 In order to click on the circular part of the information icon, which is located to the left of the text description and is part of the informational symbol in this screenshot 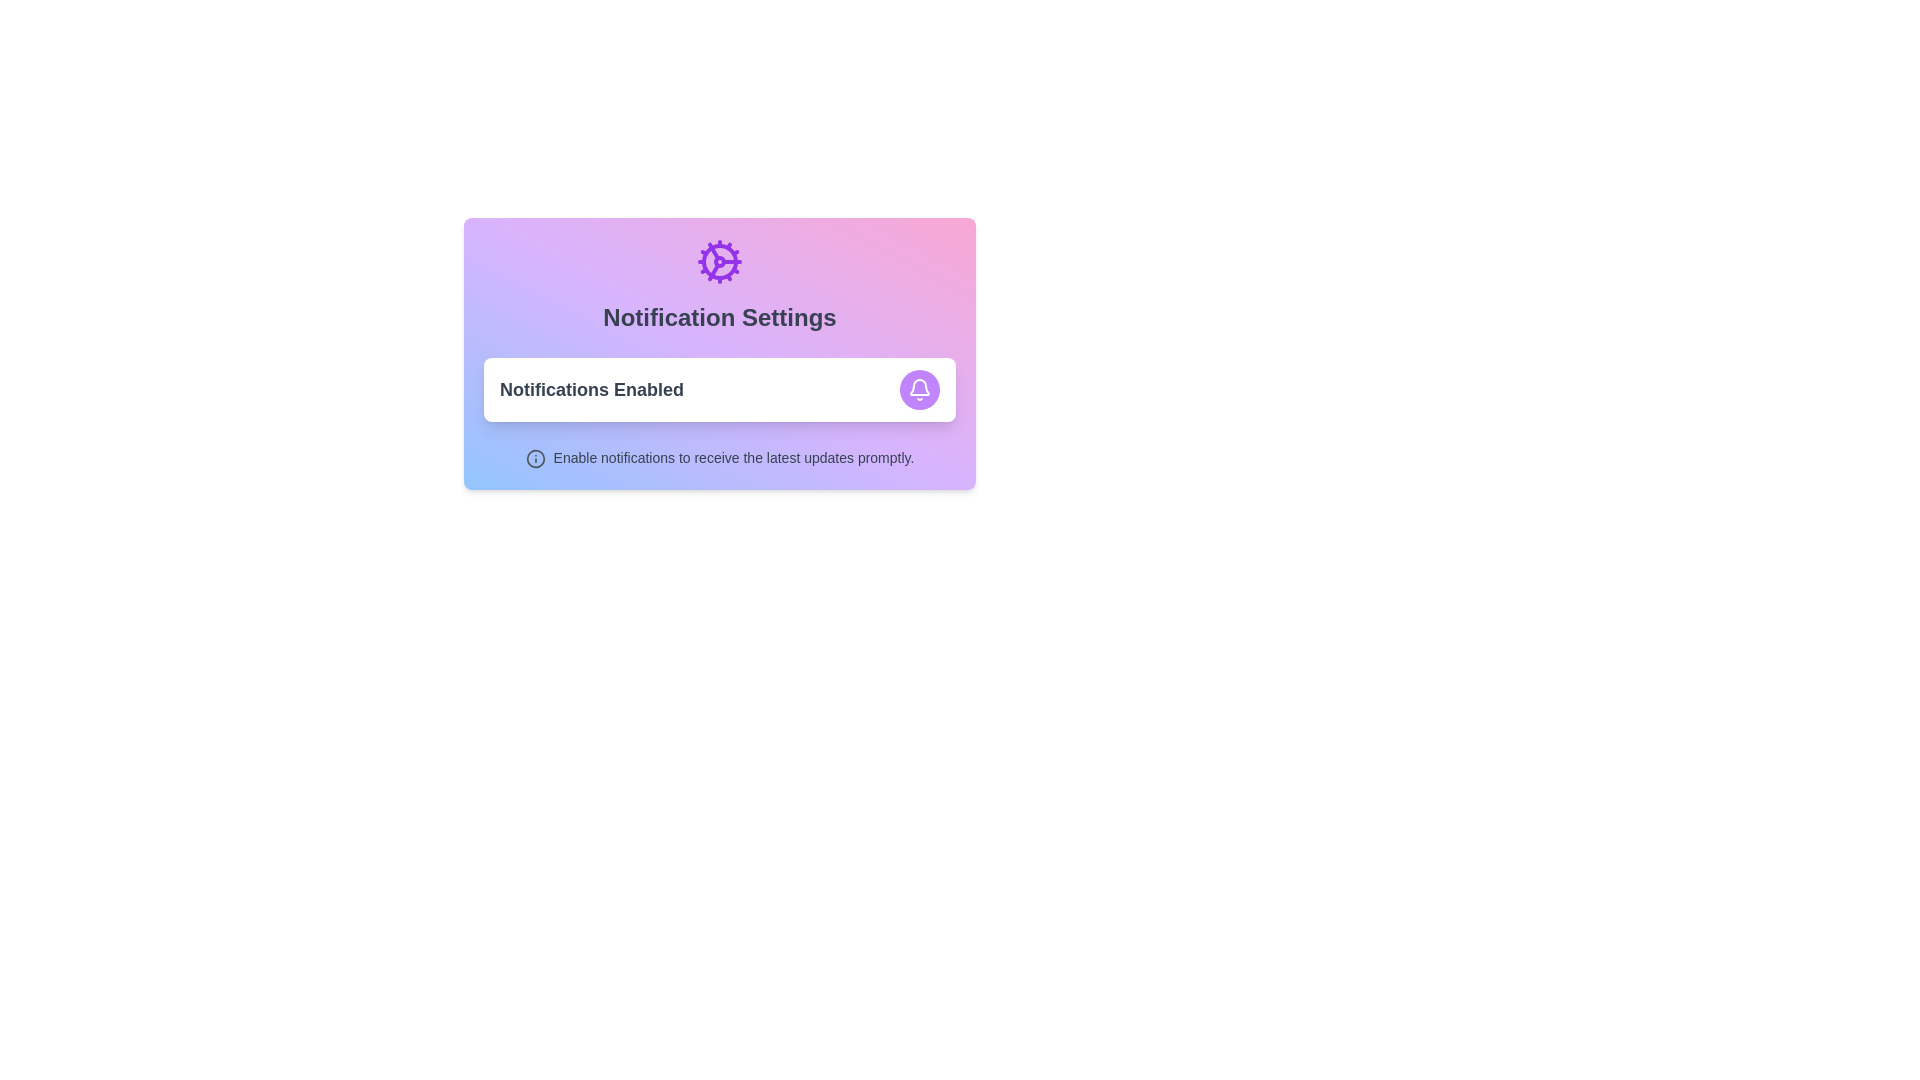, I will do `click(535, 458)`.